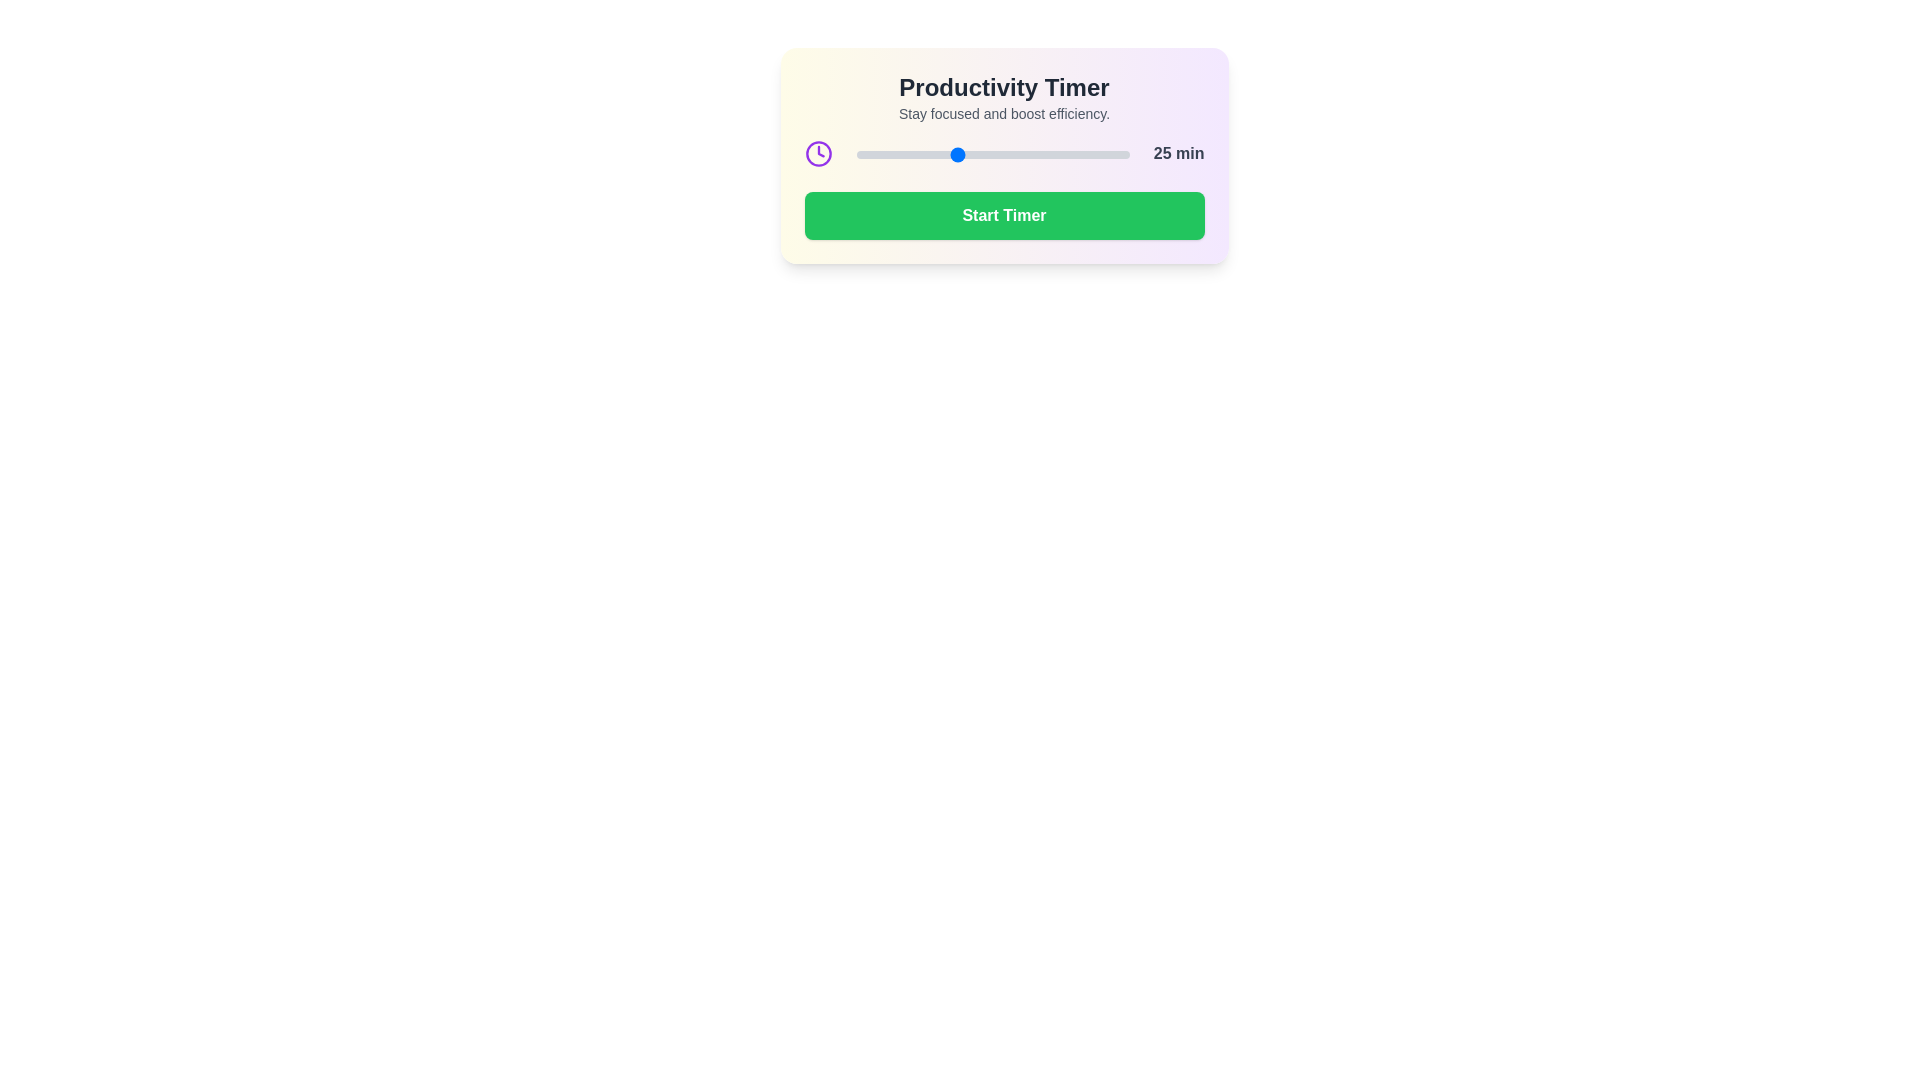 This screenshot has height=1080, width=1920. I want to click on the timer value display to focus on it, so click(1179, 153).